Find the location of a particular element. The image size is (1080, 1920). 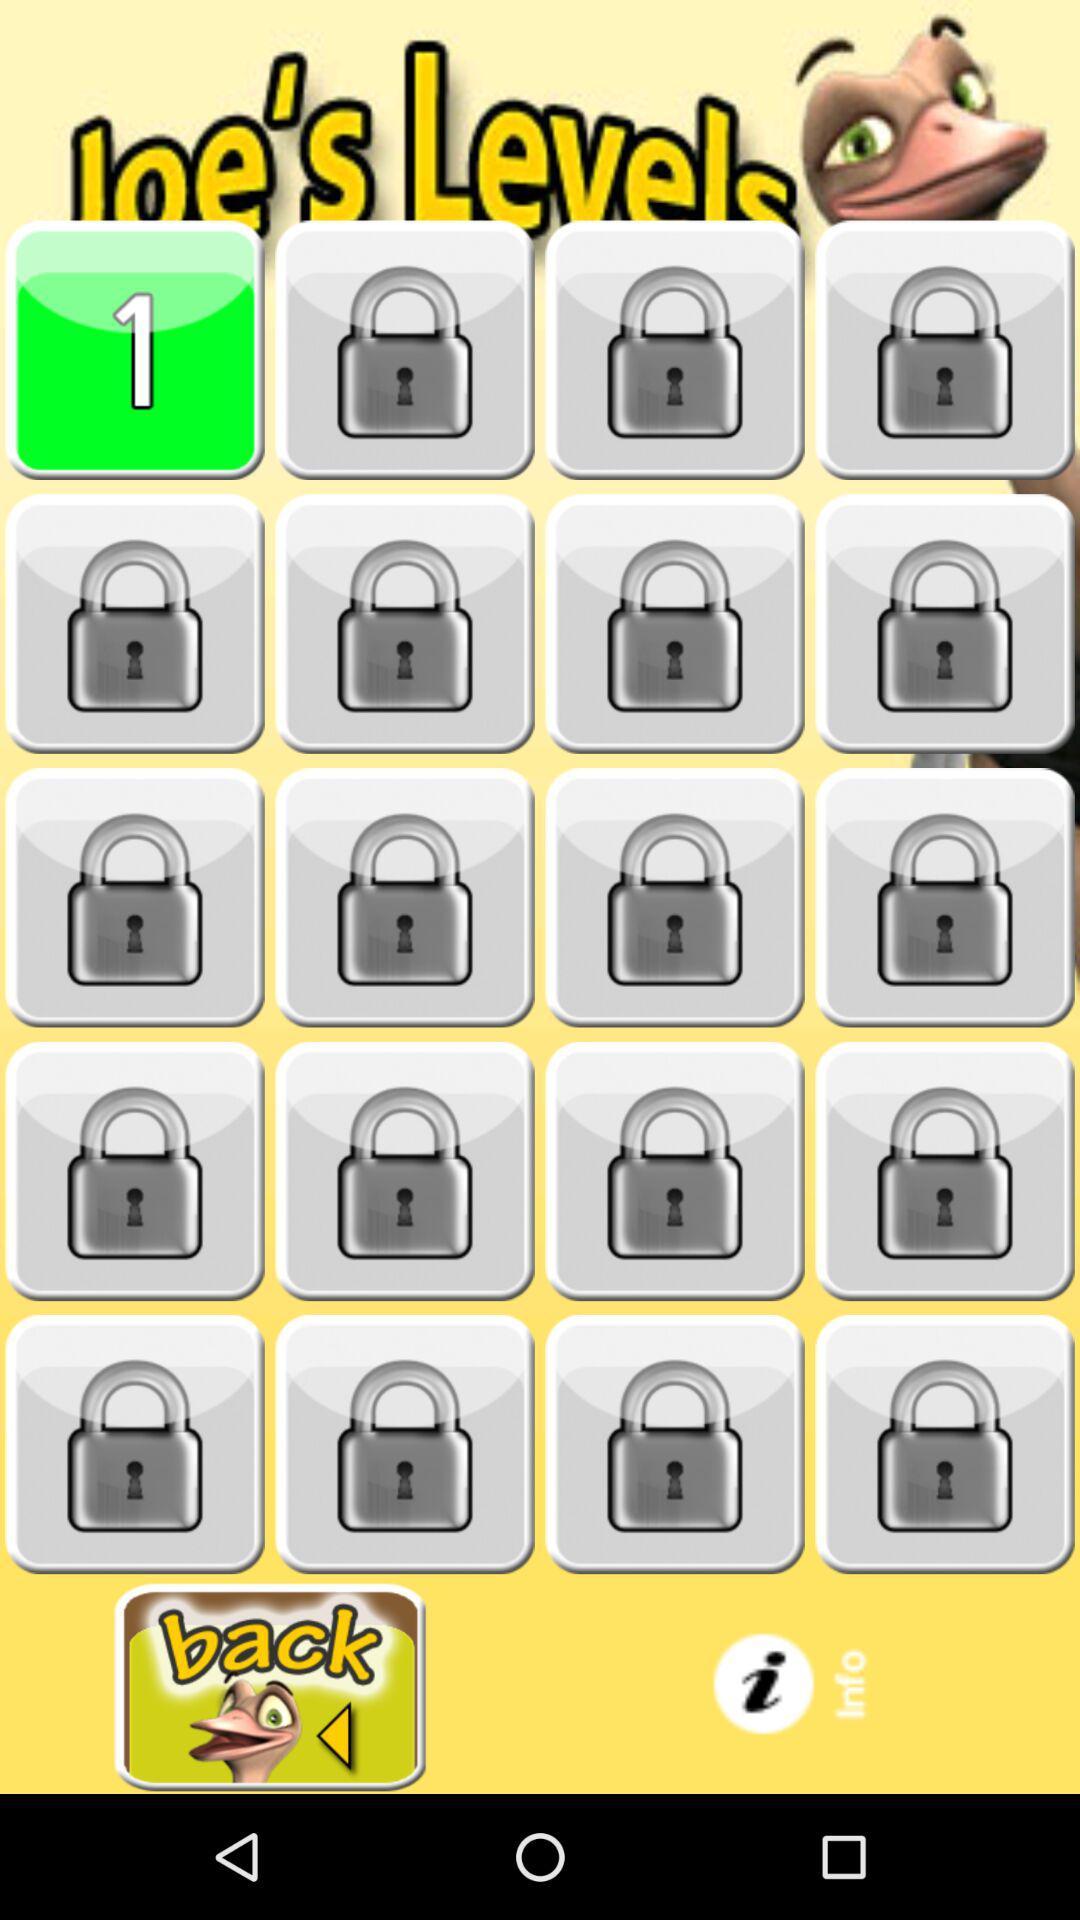

unlock level is located at coordinates (135, 623).